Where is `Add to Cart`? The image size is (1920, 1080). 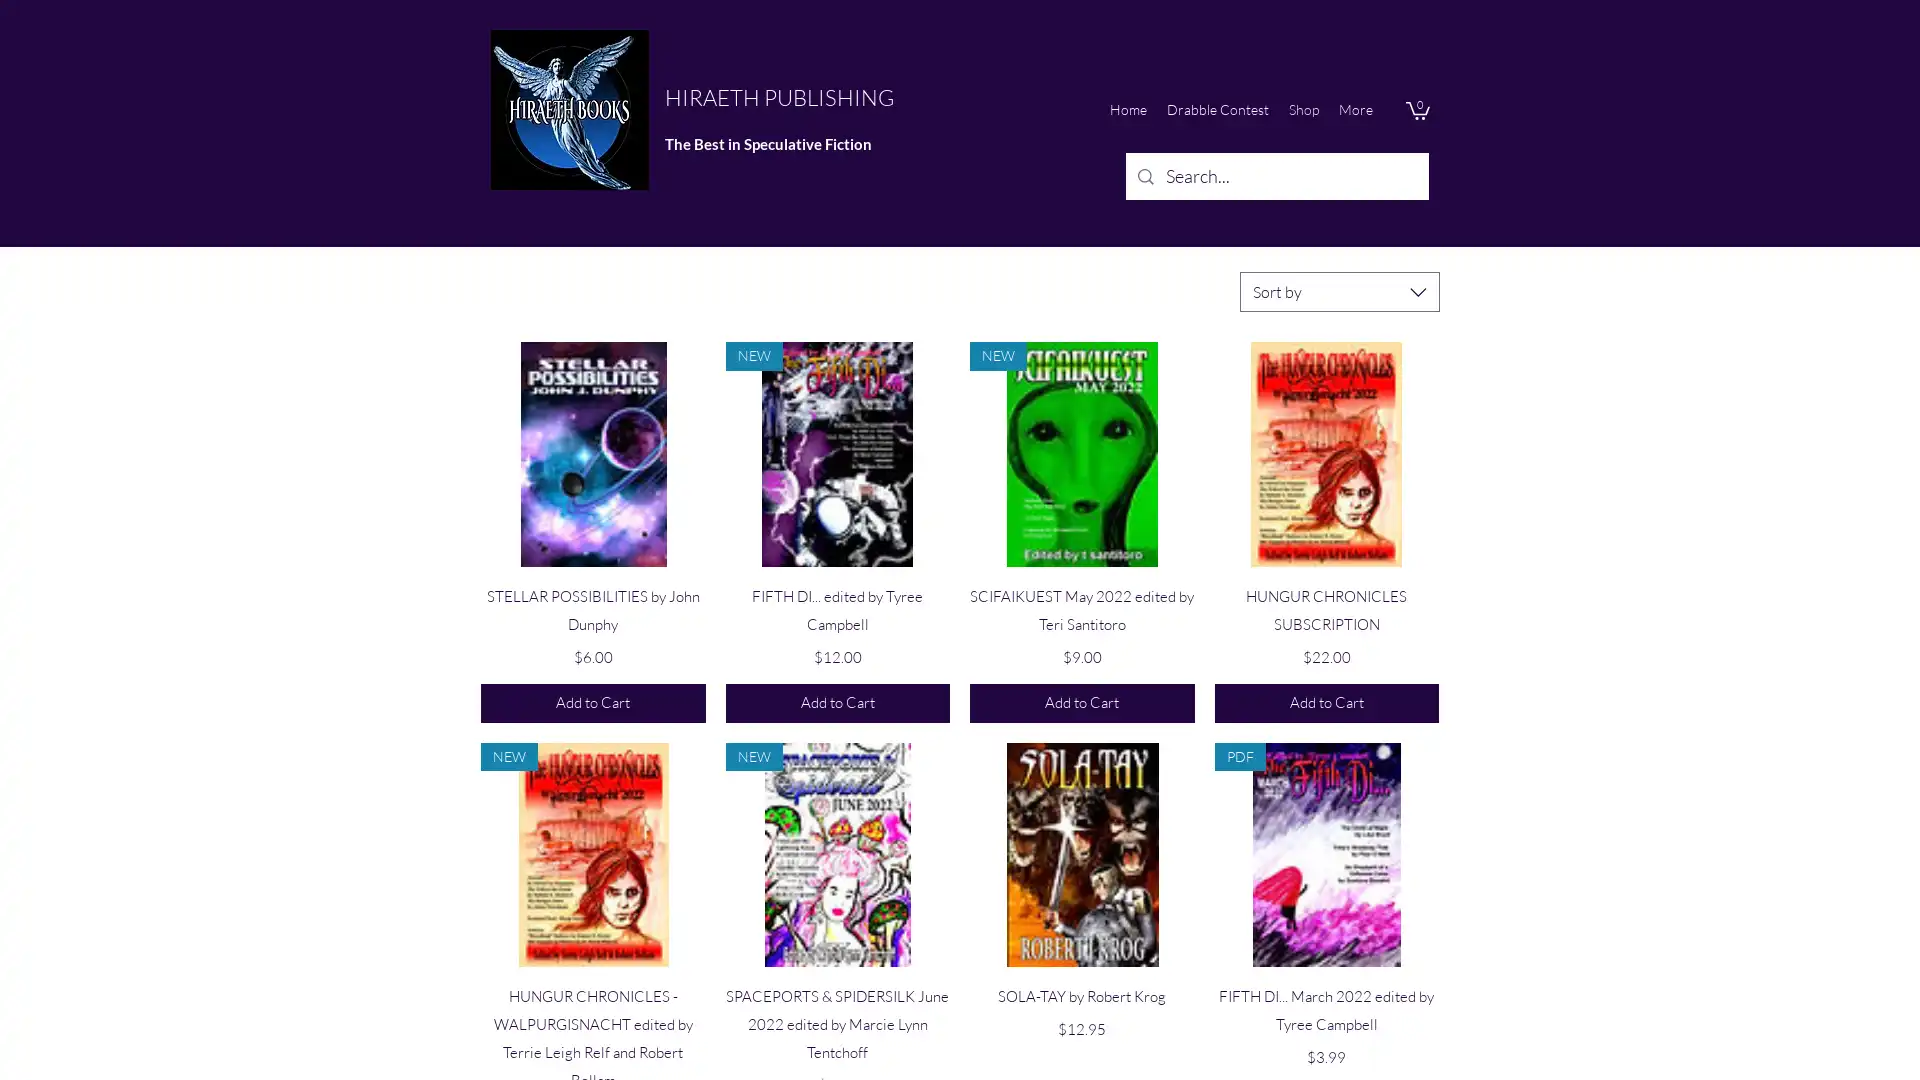
Add to Cart is located at coordinates (1080, 701).